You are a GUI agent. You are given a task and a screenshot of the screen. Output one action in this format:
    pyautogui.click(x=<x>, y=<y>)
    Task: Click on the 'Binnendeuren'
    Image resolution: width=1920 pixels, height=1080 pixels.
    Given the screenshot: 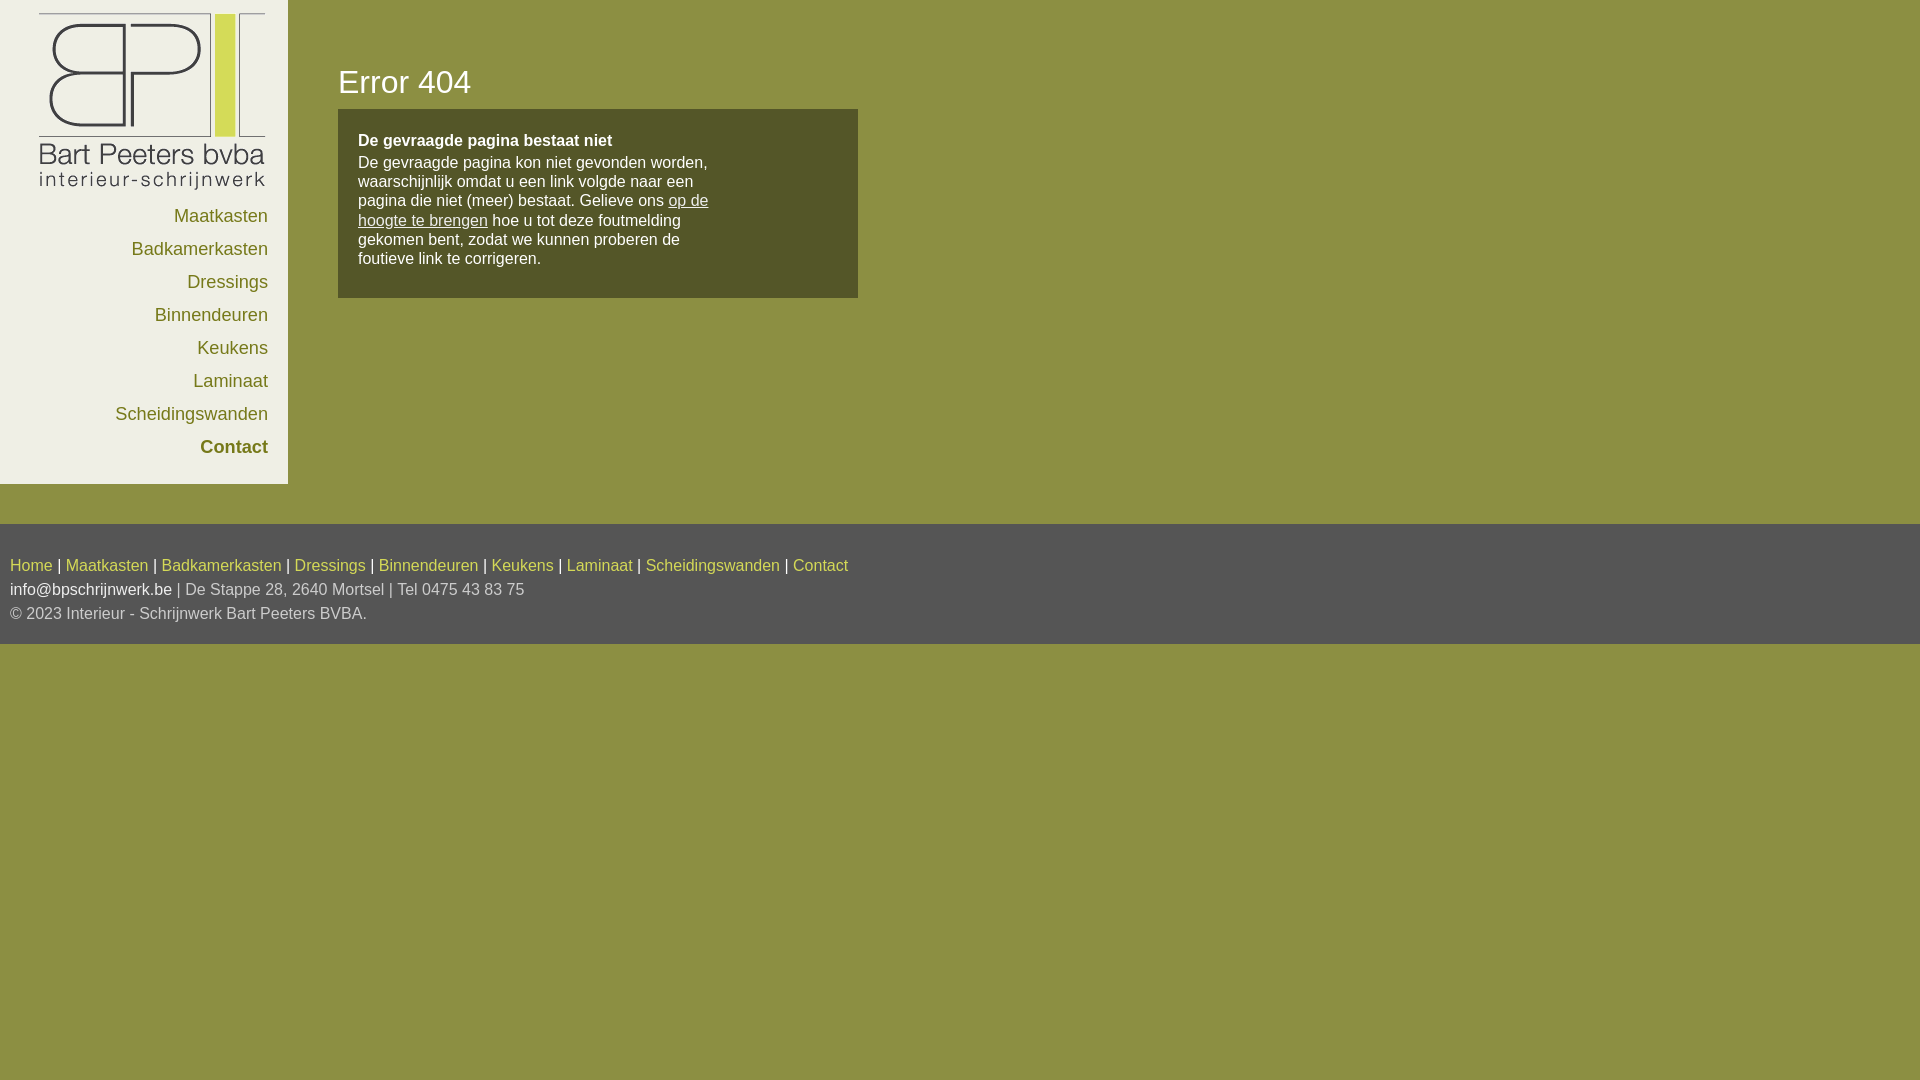 What is the action you would take?
    pyautogui.click(x=211, y=315)
    